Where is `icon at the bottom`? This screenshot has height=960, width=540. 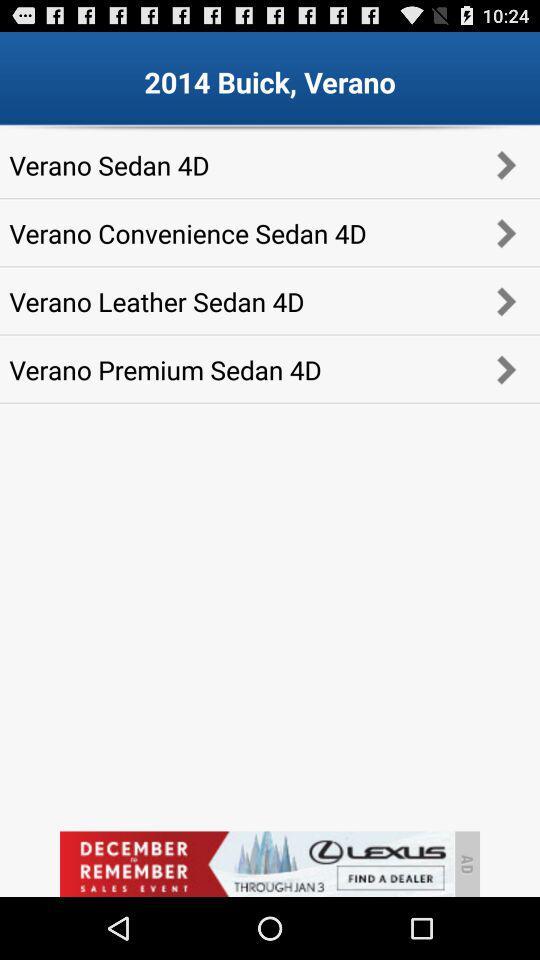
icon at the bottom is located at coordinates (256, 863).